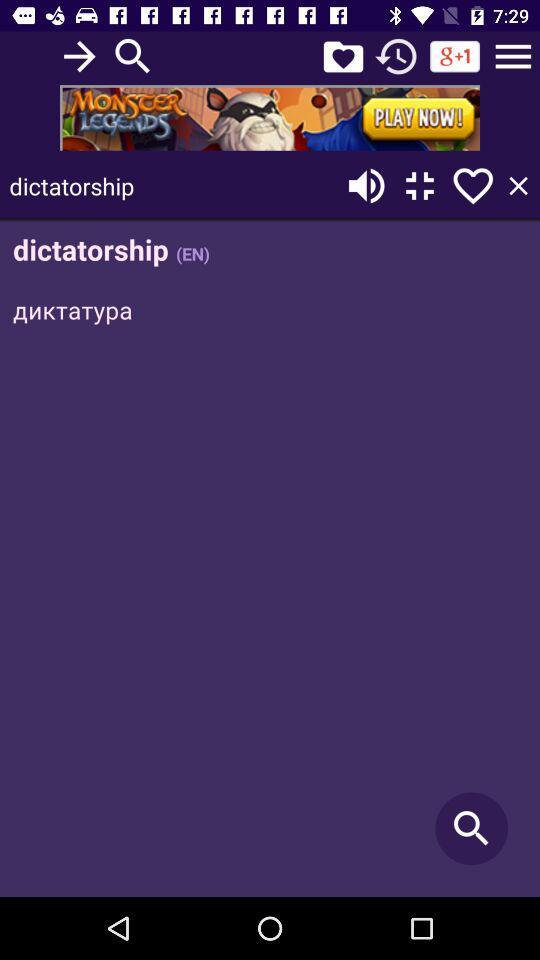 This screenshot has height=960, width=540. I want to click on the volume icon, so click(365, 185).